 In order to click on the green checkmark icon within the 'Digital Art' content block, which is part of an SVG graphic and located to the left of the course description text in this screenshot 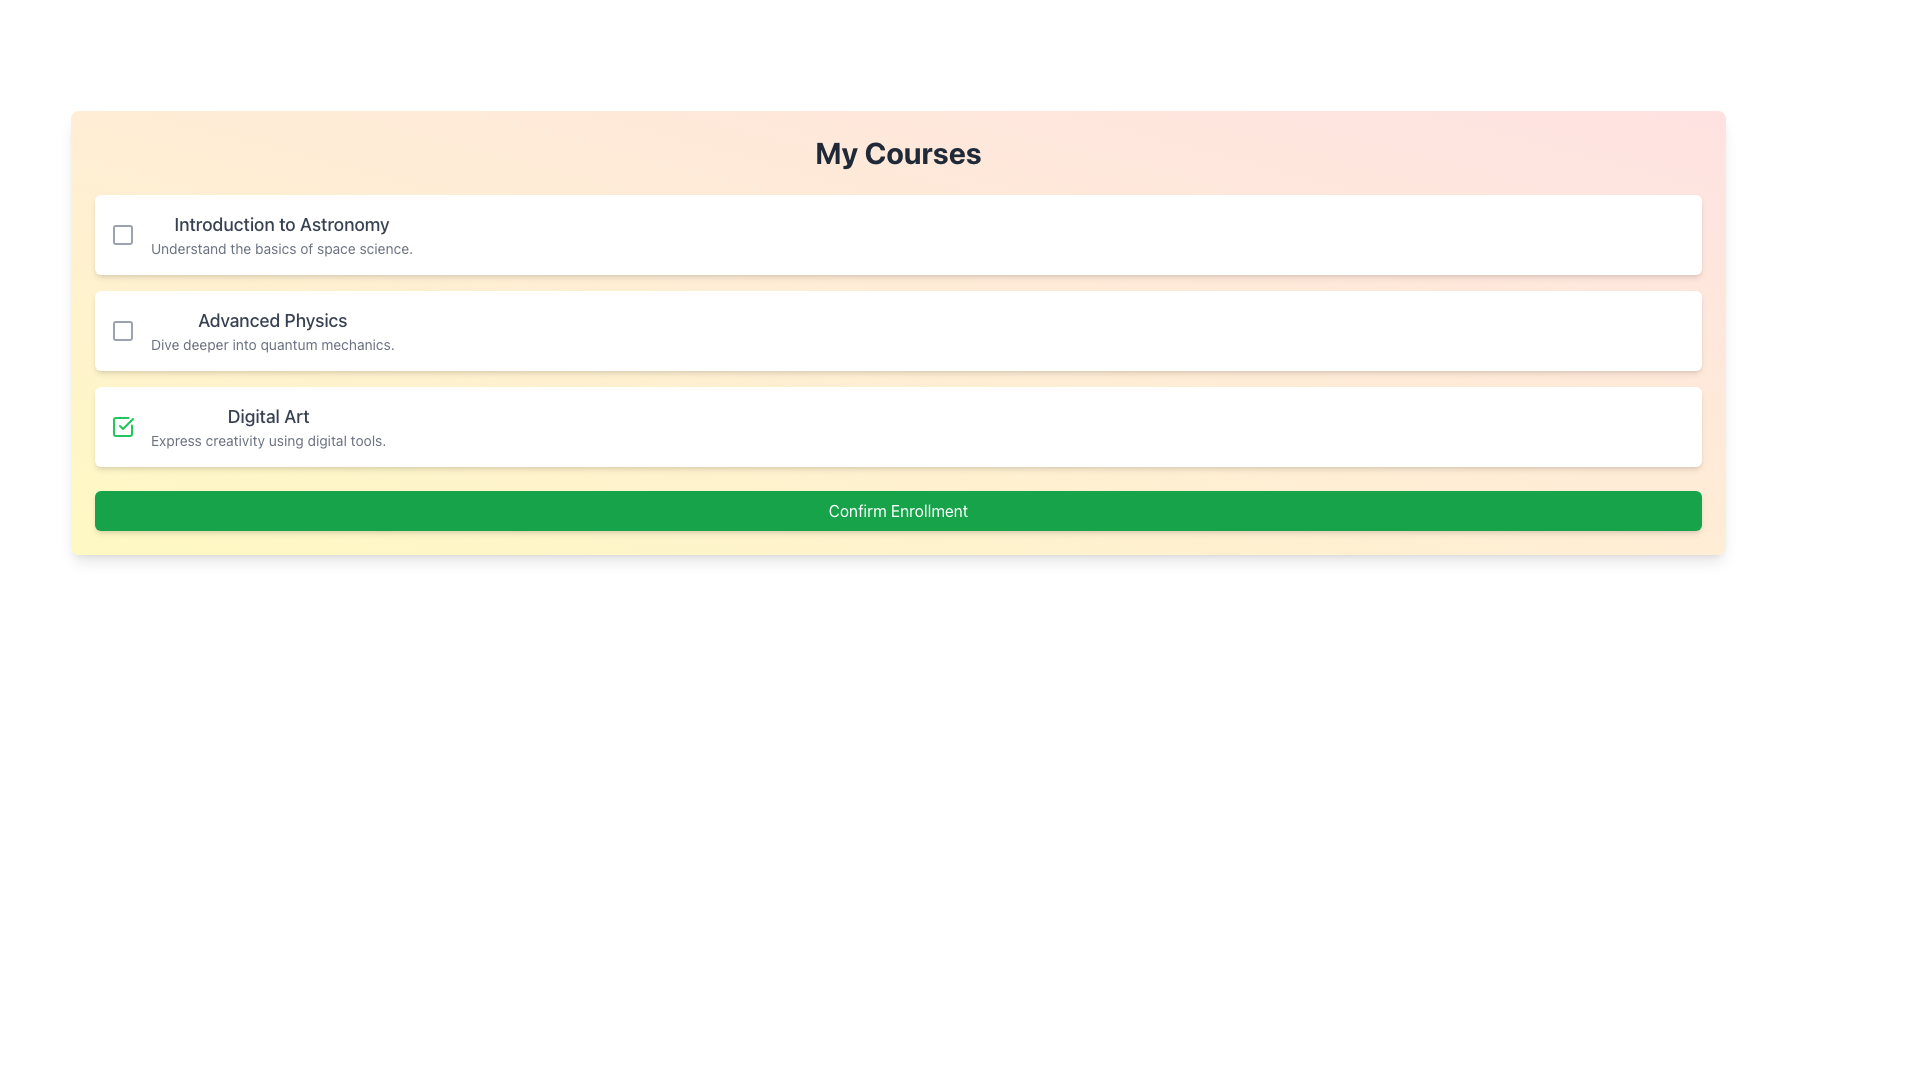, I will do `click(125, 423)`.